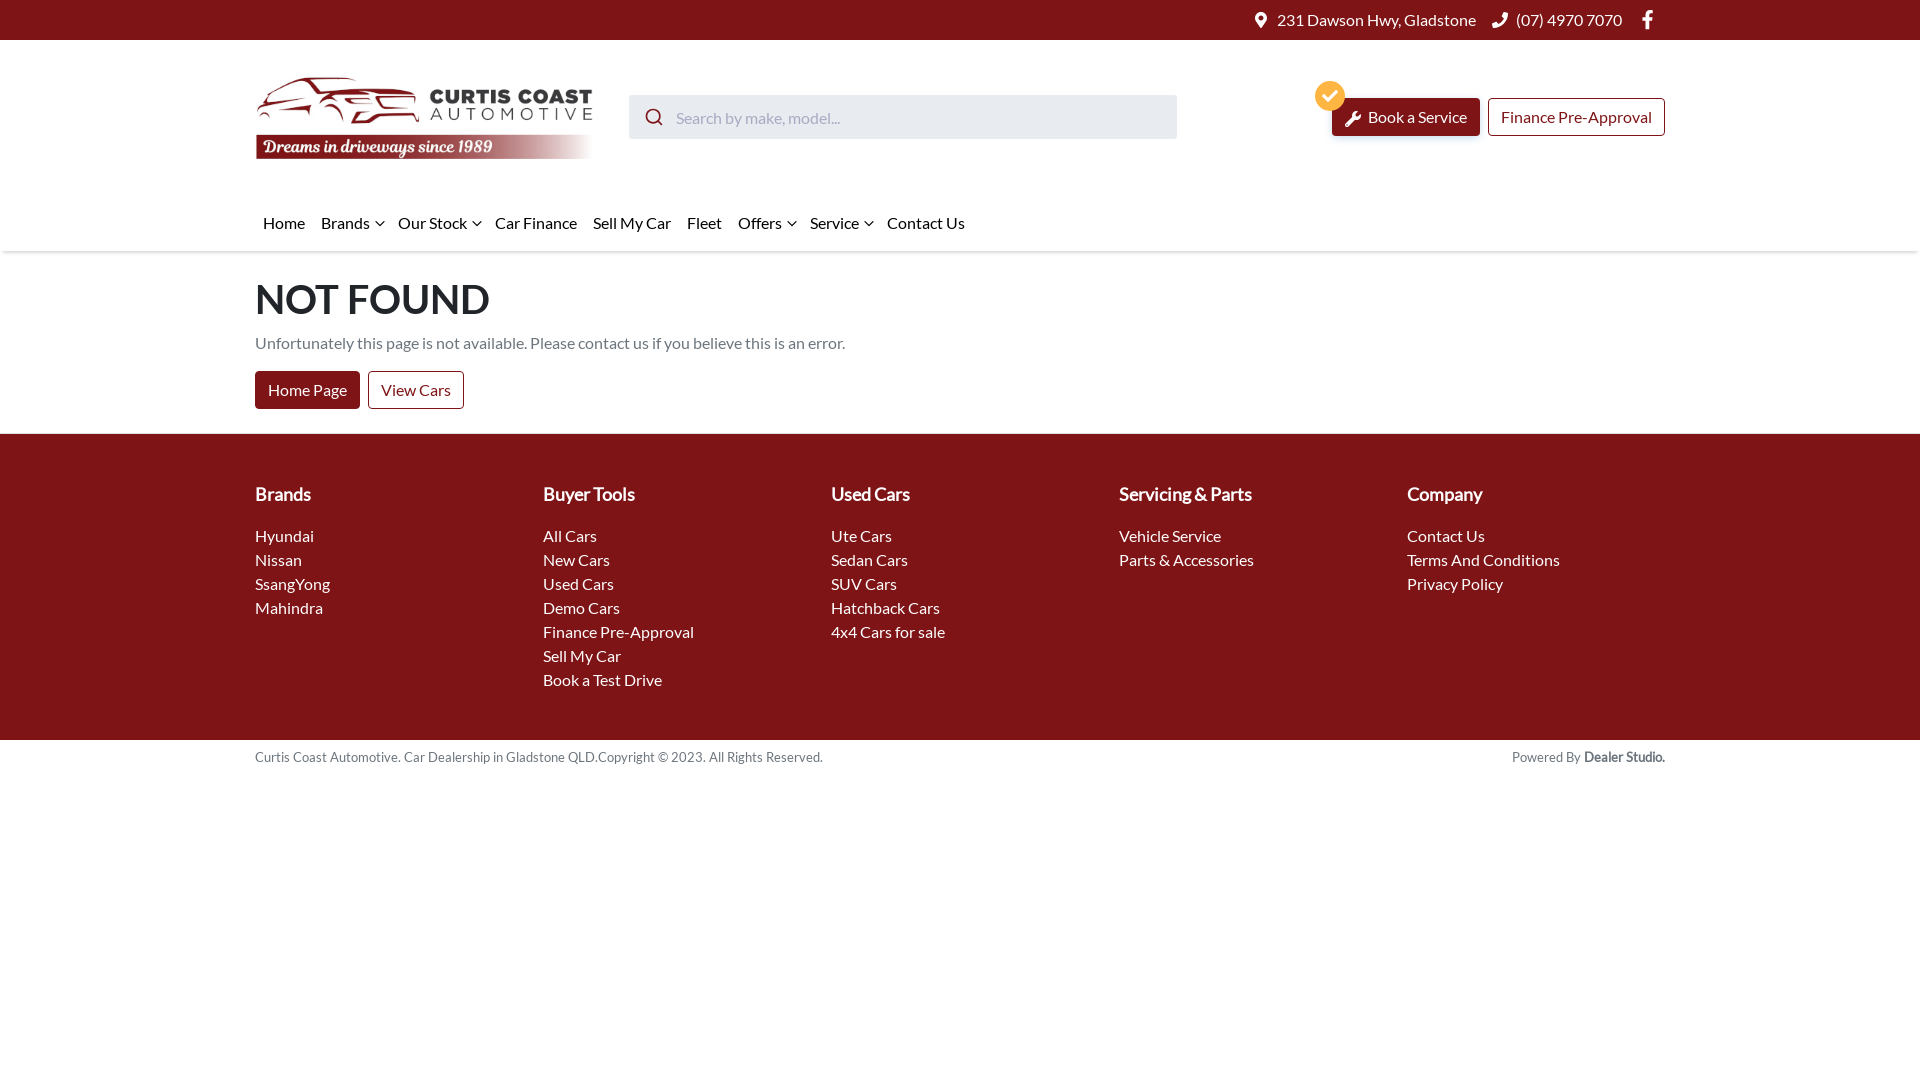 This screenshot has width=1920, height=1080. What do you see at coordinates (253, 223) in the screenshot?
I see `'Home'` at bounding box center [253, 223].